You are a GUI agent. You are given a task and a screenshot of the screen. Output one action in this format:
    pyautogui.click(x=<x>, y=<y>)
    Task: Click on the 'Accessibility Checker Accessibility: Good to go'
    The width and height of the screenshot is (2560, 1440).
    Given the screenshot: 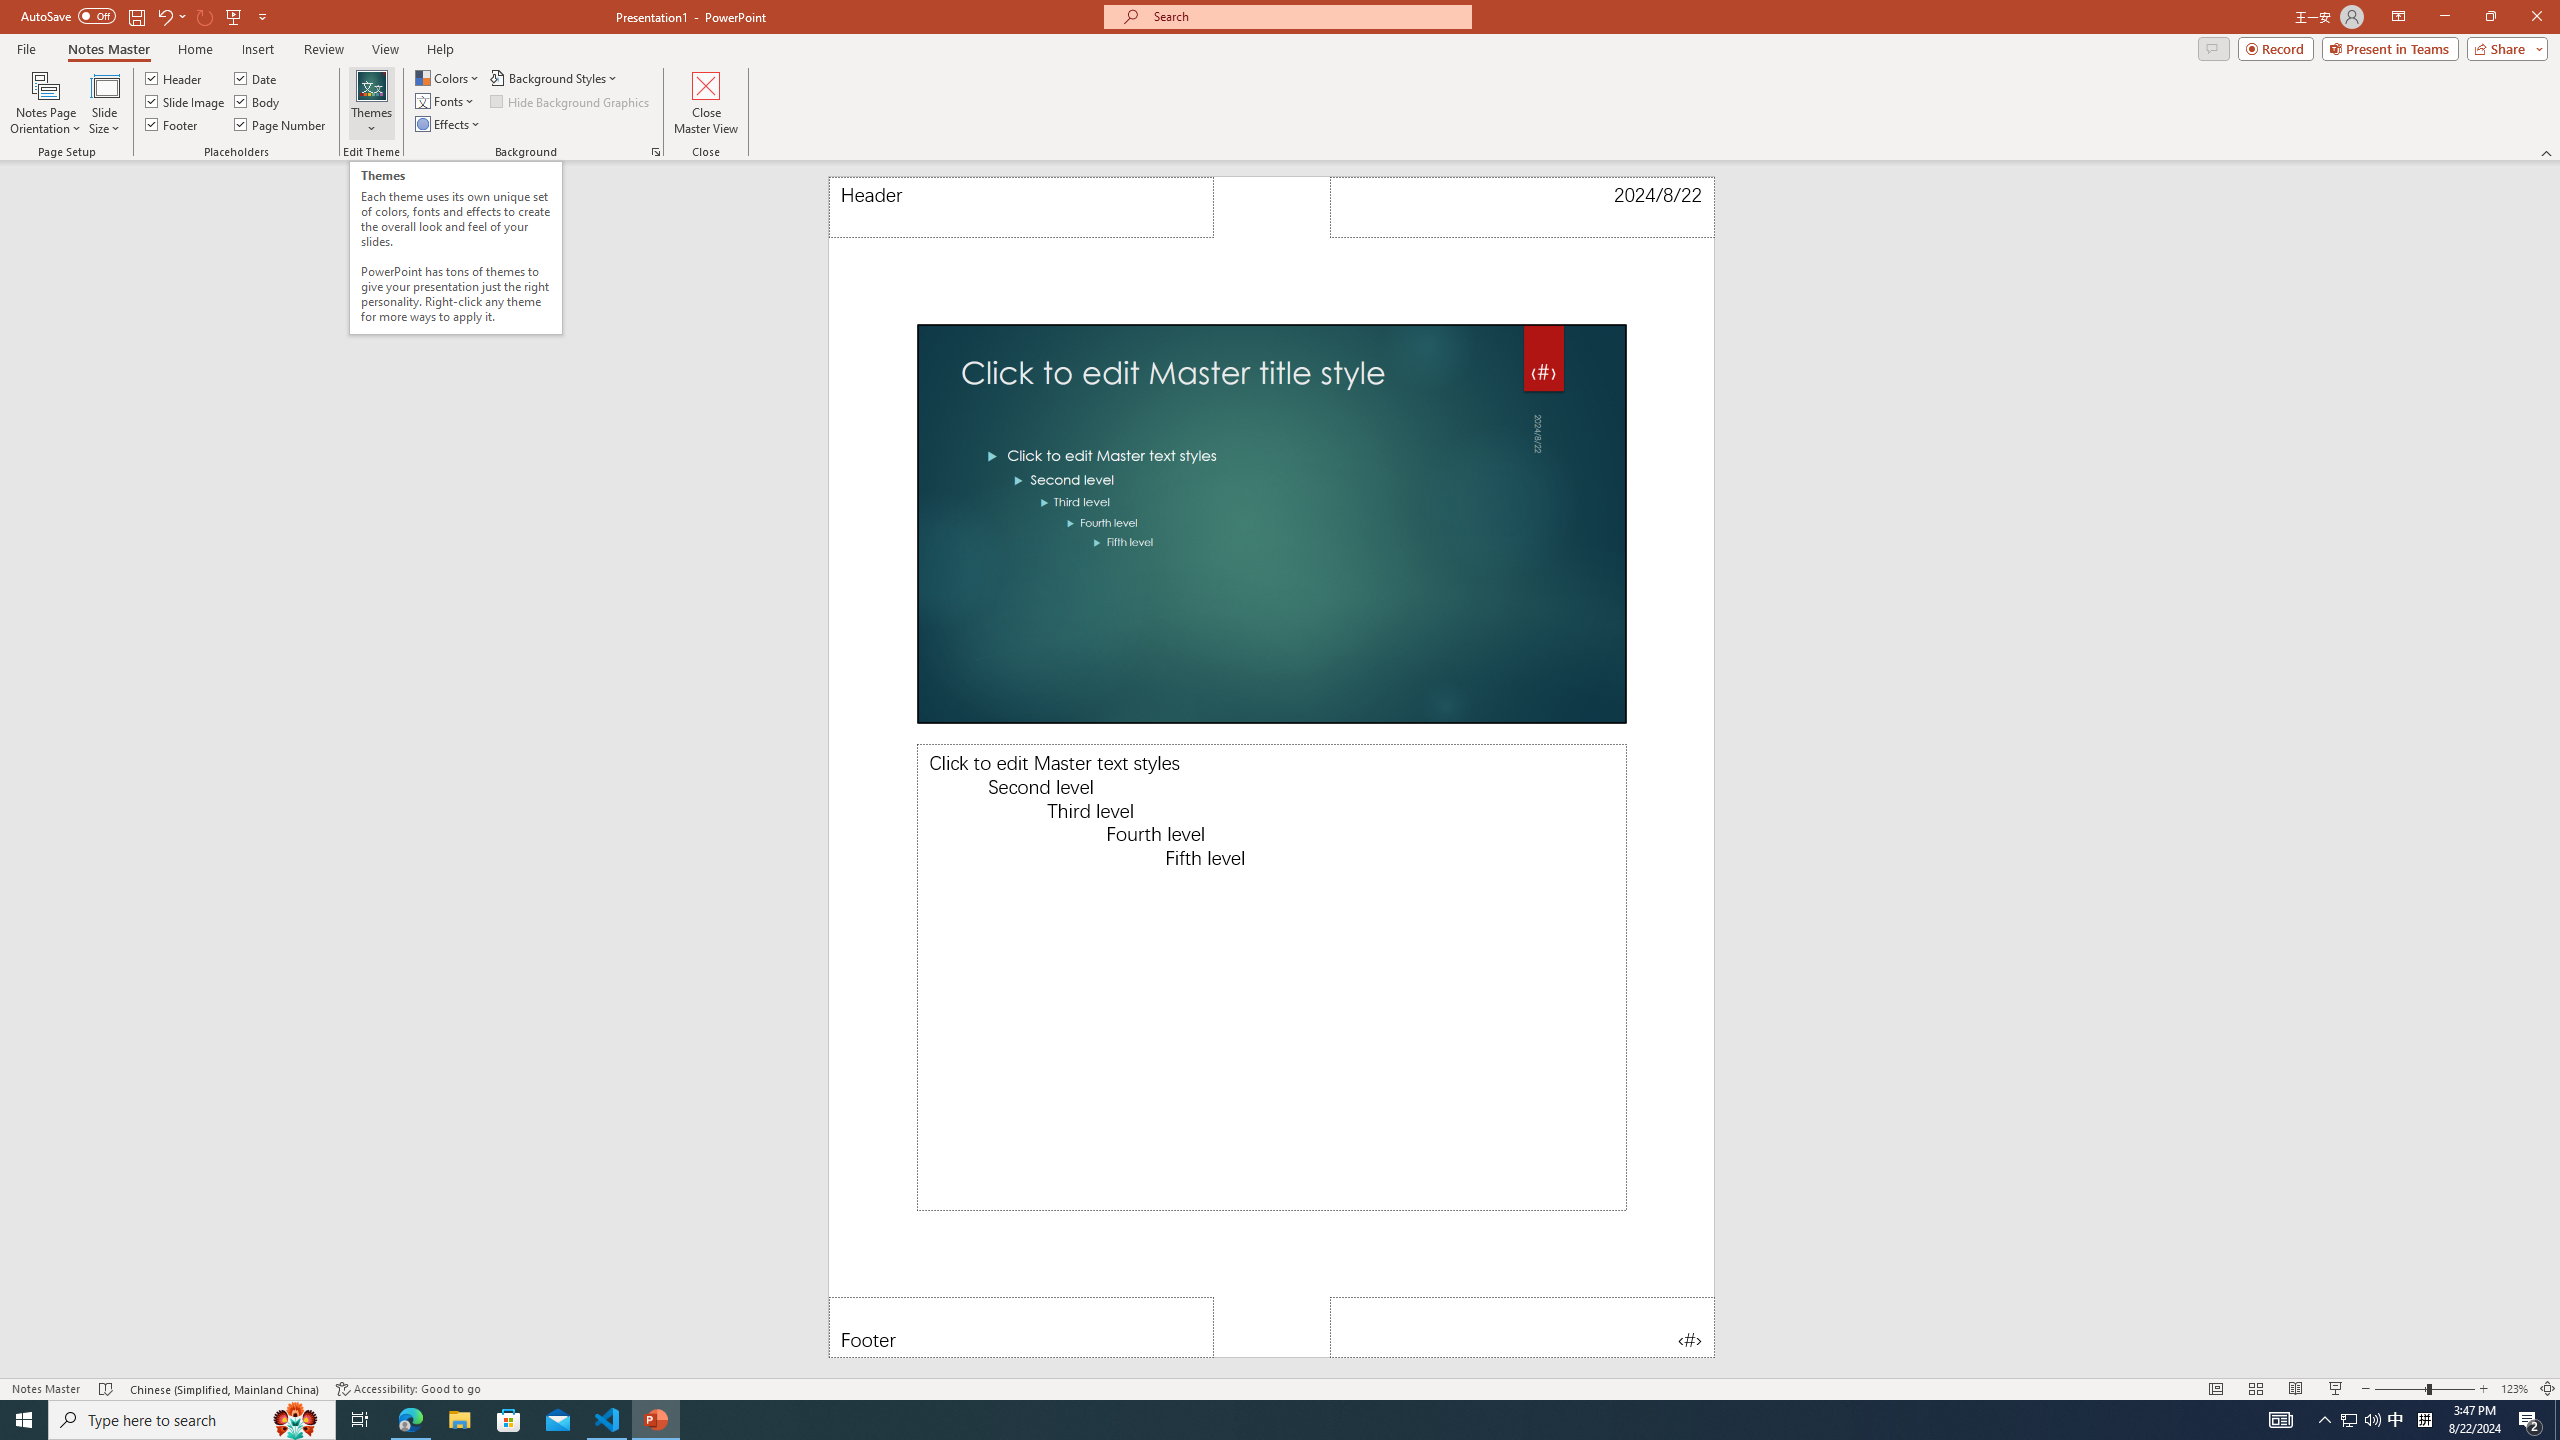 What is the action you would take?
    pyautogui.click(x=407, y=1389)
    